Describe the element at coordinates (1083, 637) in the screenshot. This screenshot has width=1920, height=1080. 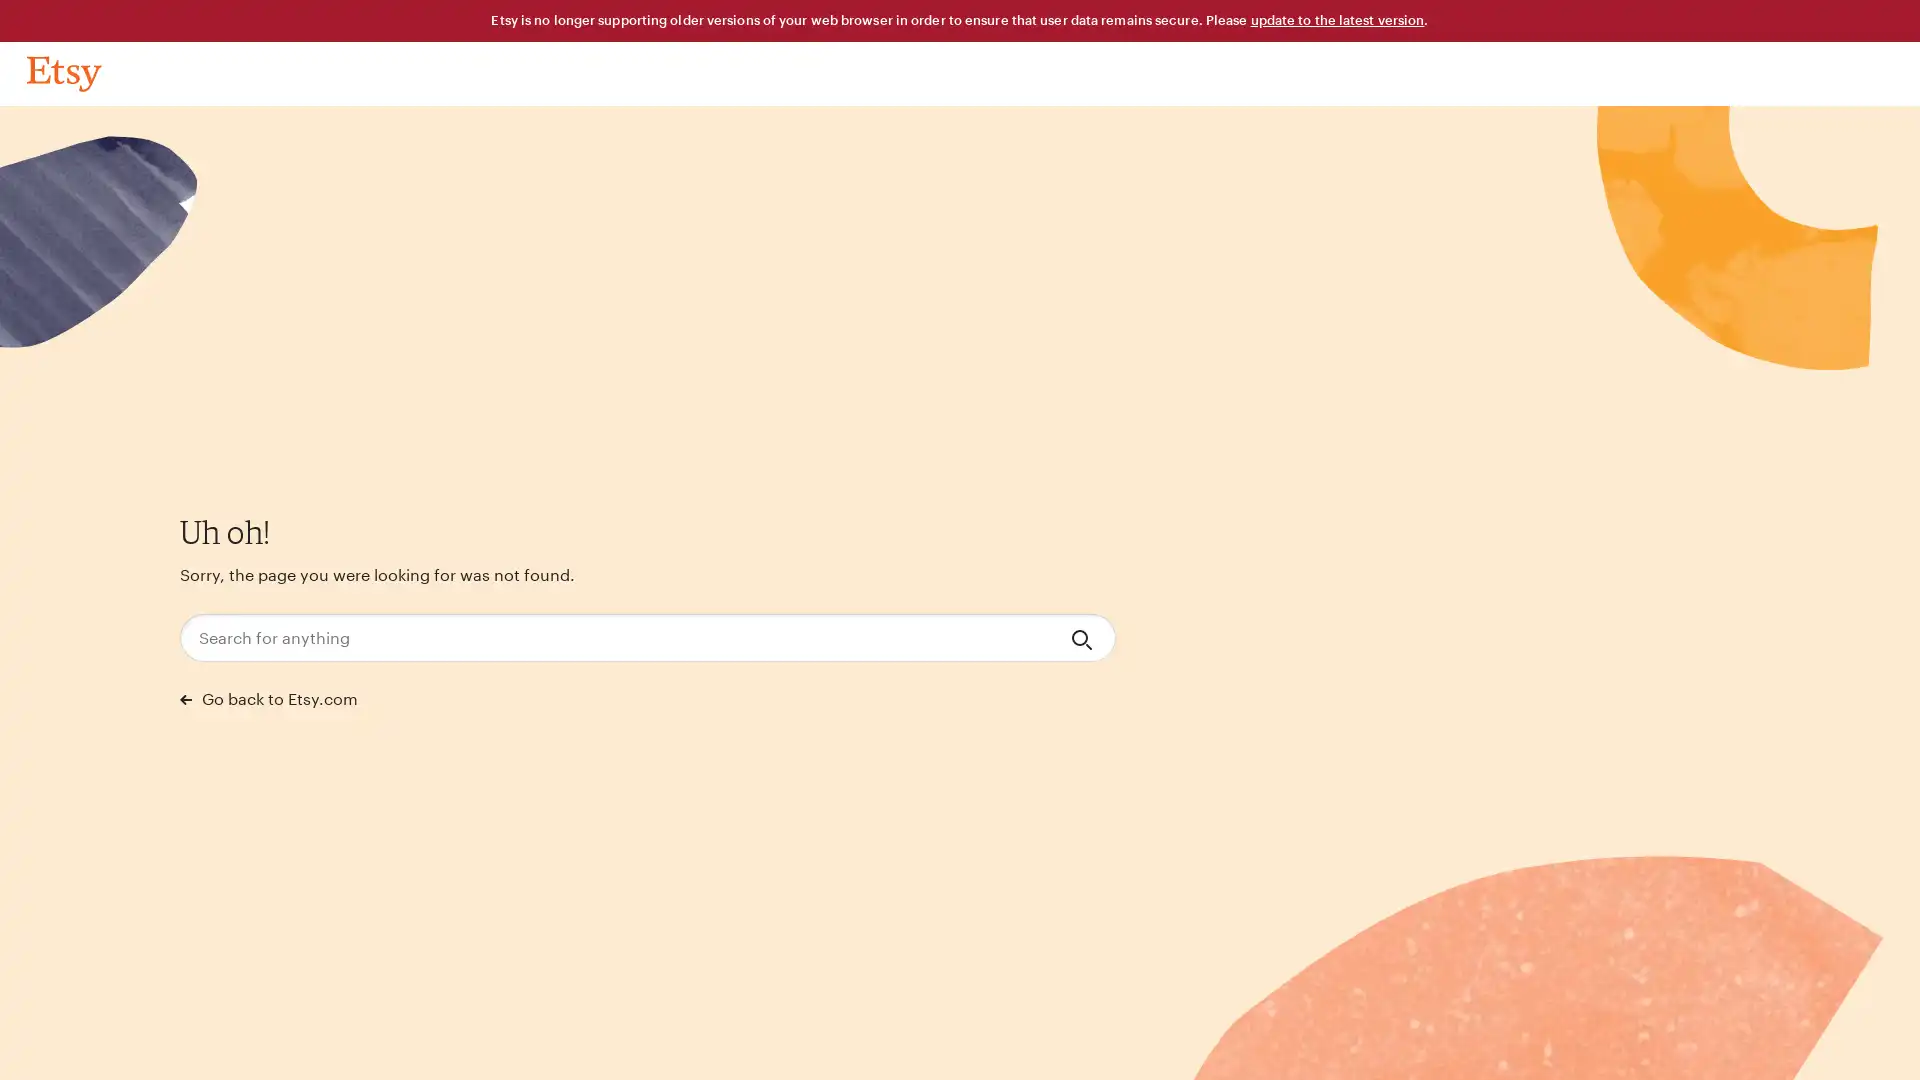
I see `Search` at that location.